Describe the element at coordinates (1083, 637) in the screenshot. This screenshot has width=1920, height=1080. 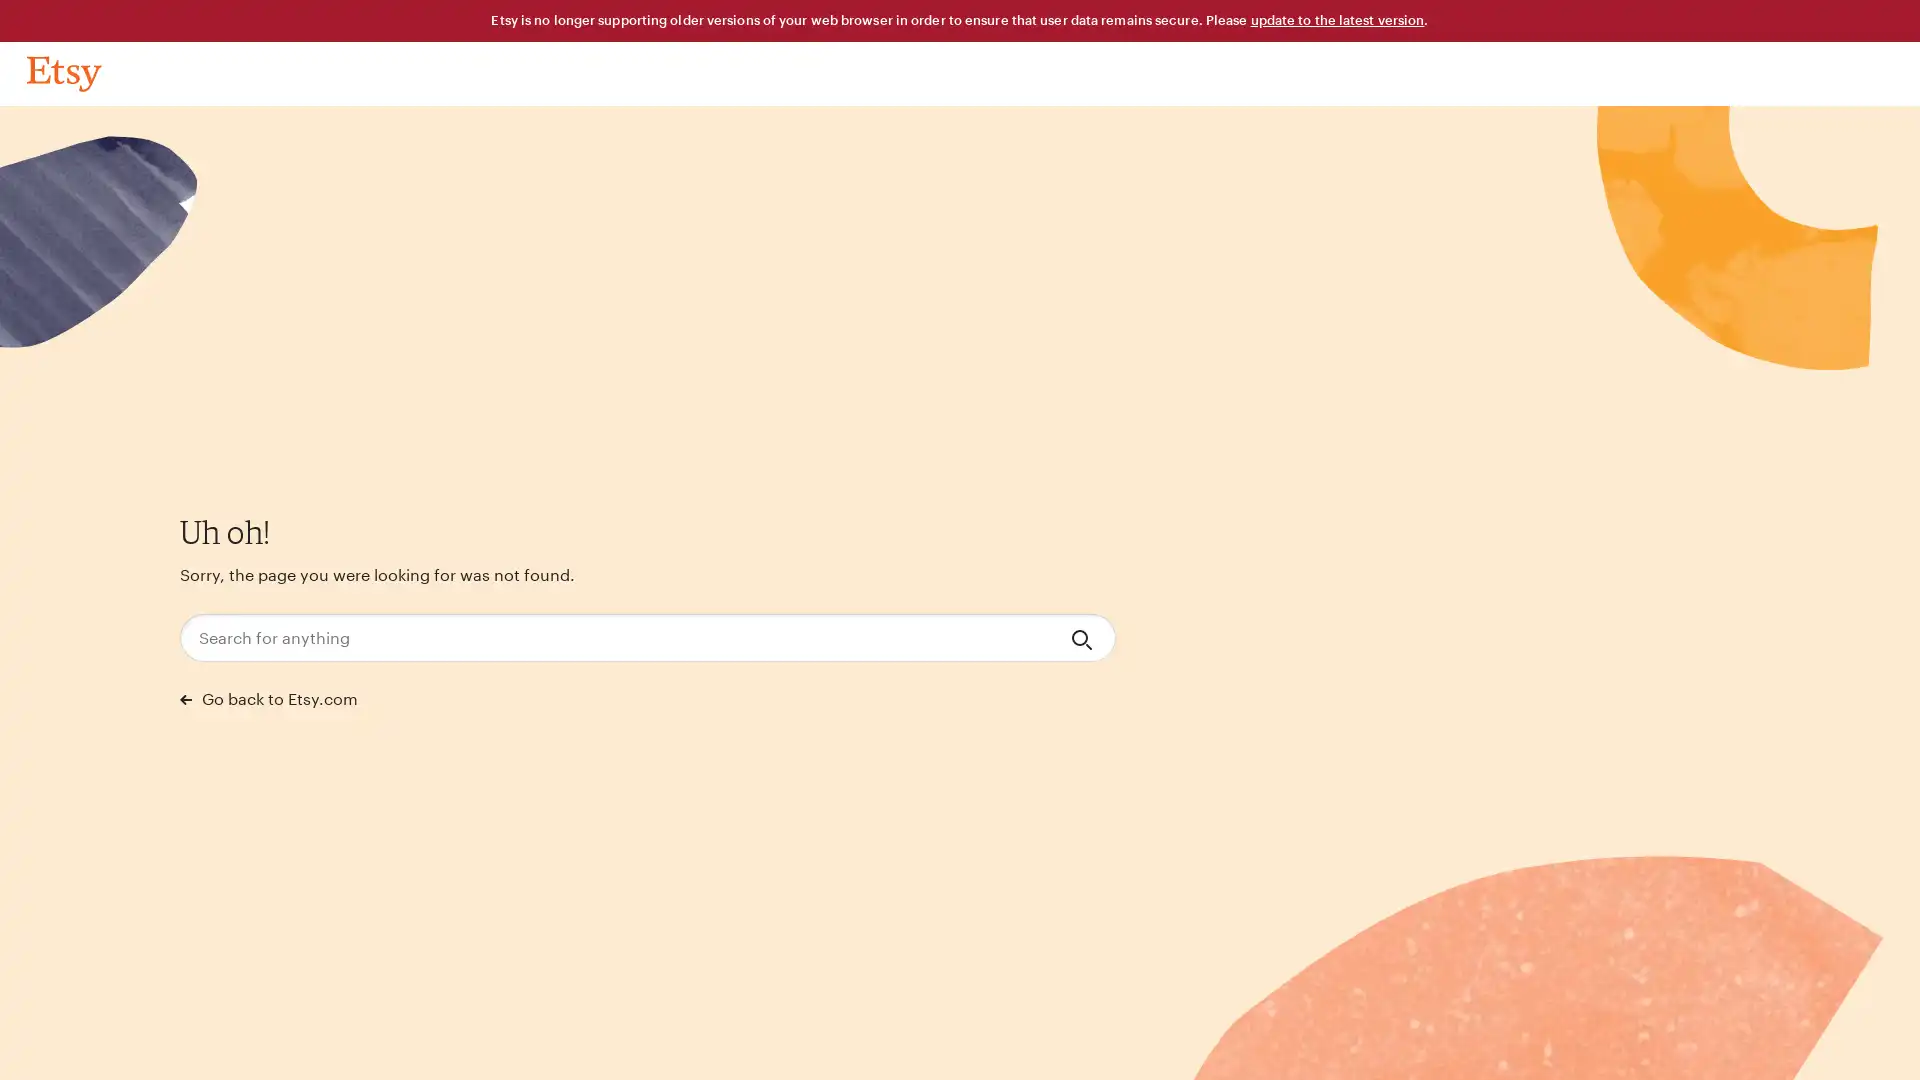
I see `Search` at that location.